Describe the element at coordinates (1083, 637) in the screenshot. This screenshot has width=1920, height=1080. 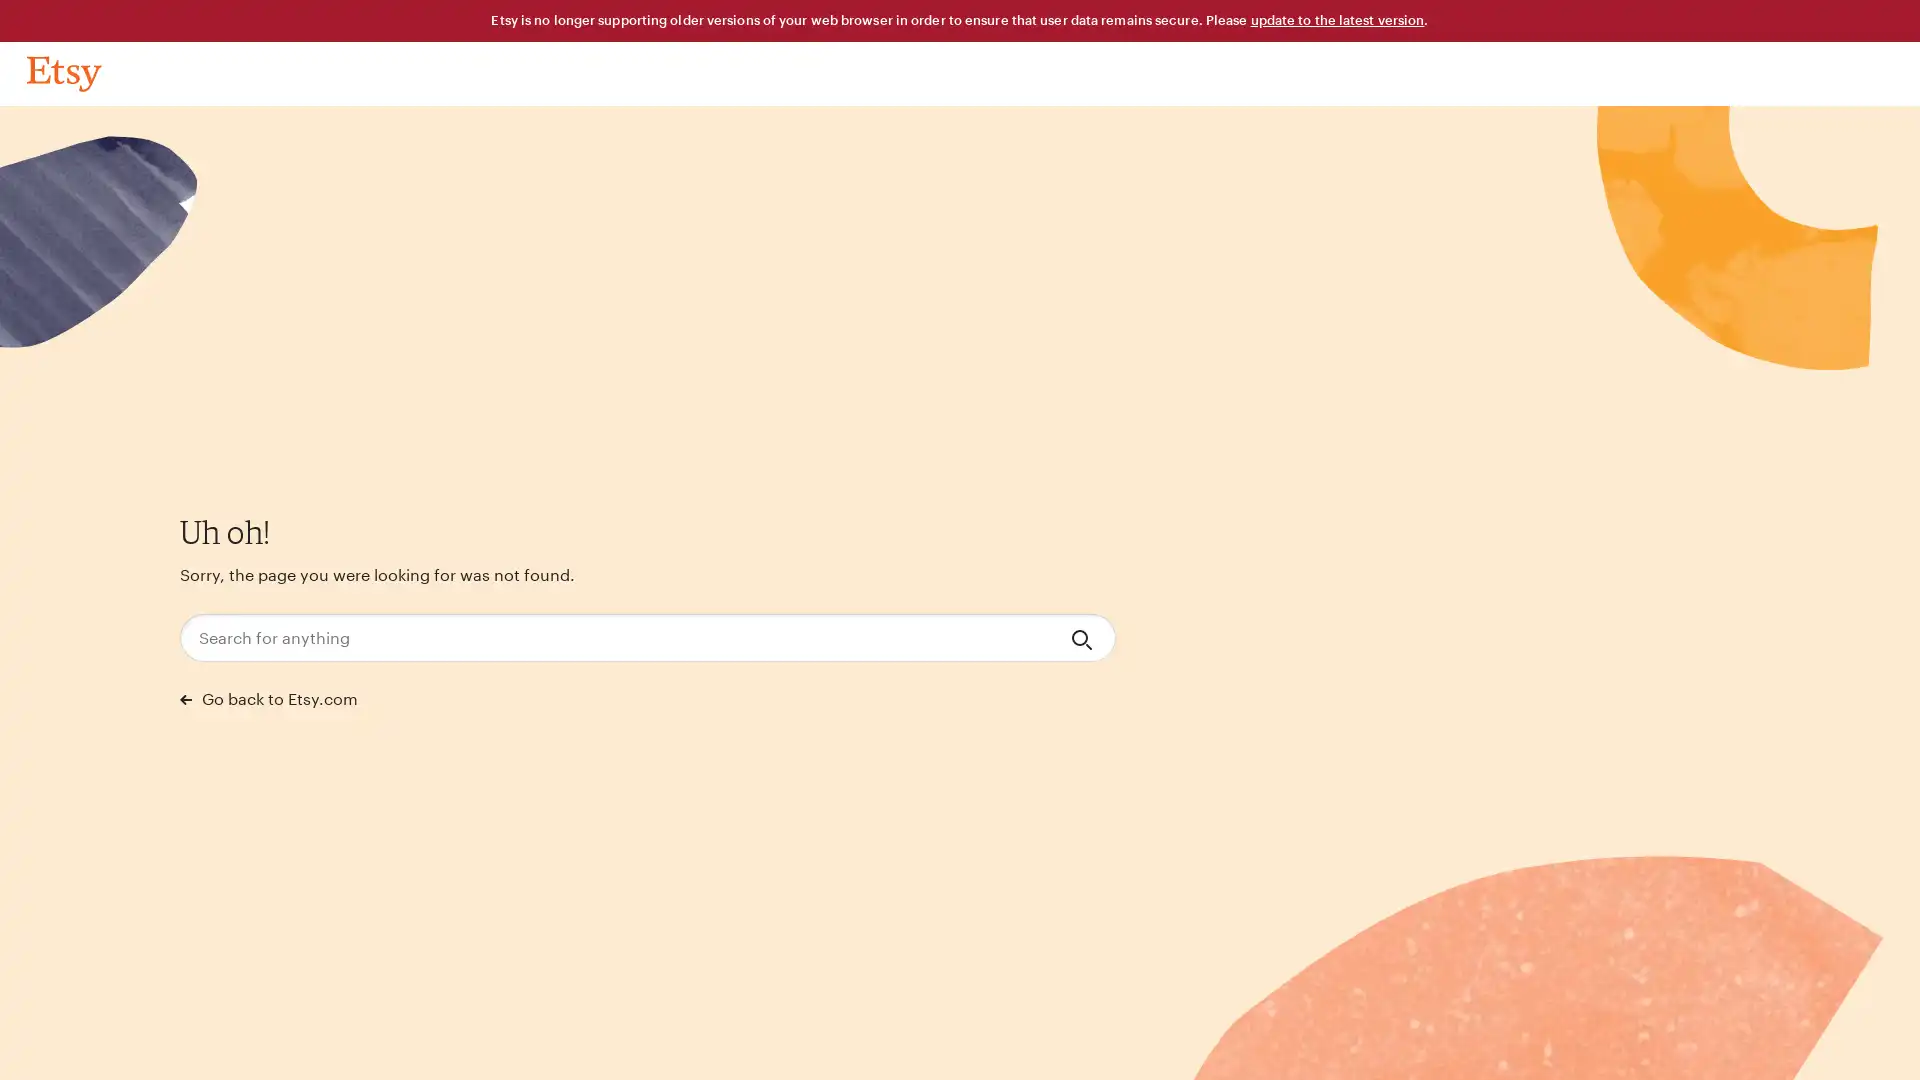
I see `Search` at that location.